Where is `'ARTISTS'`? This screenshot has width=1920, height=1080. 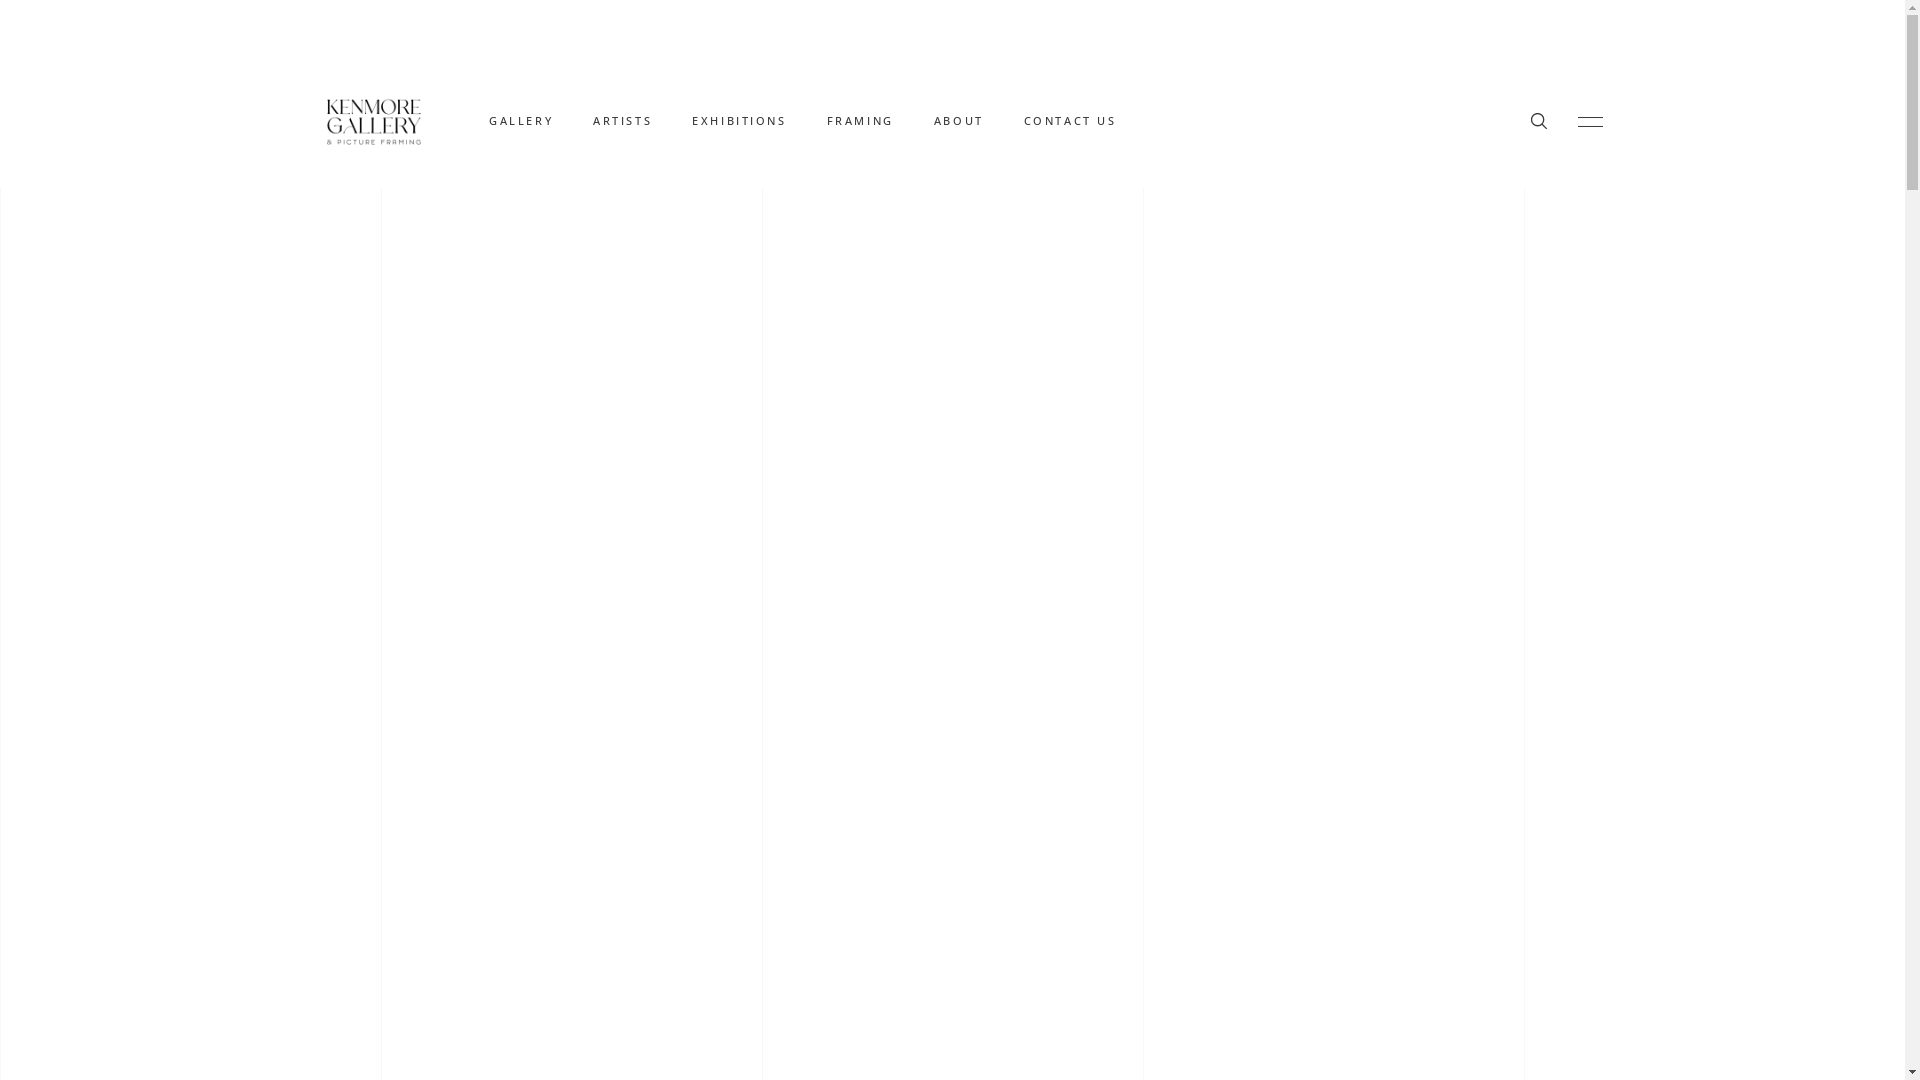 'ARTISTS' is located at coordinates (621, 120).